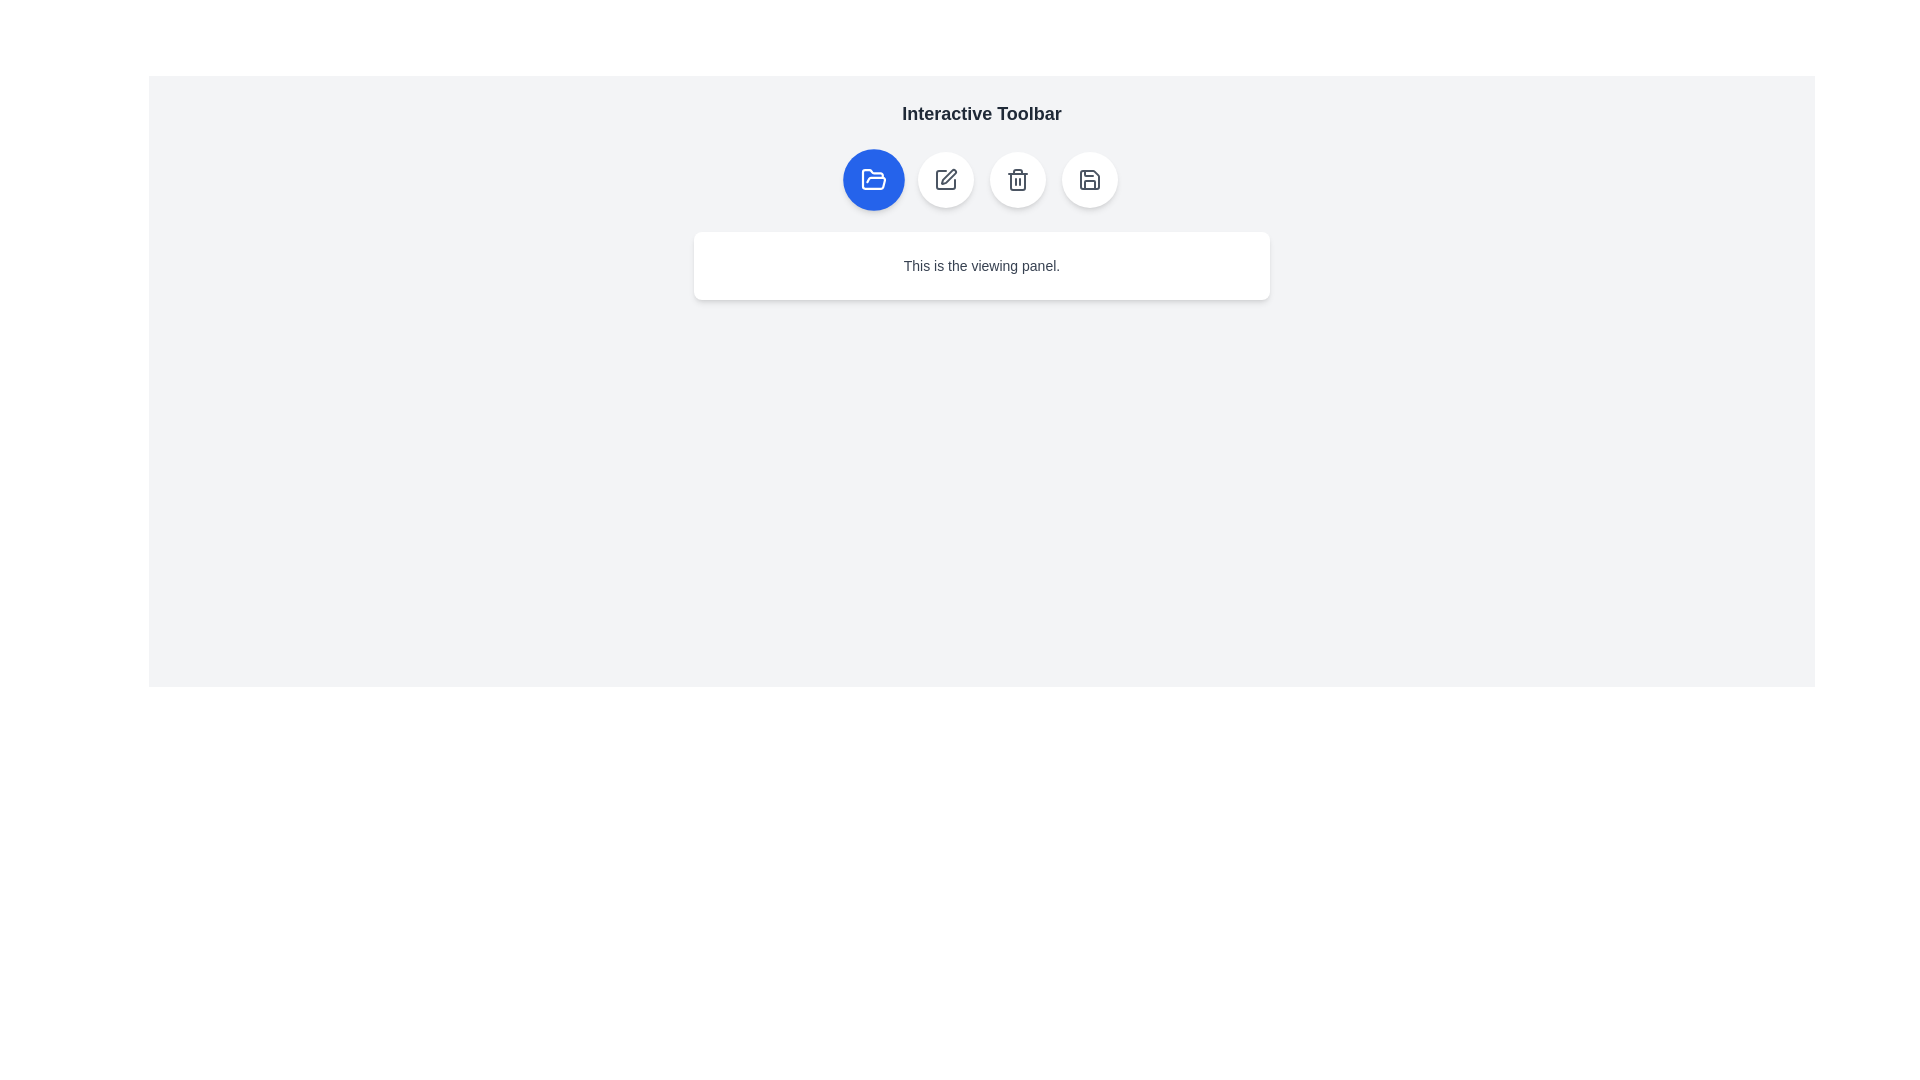  I want to click on the delete button located in the interactive toolbar, which is the third button positioned between the edit icon and the save icon, to observe any focus animation effect, so click(1017, 180).